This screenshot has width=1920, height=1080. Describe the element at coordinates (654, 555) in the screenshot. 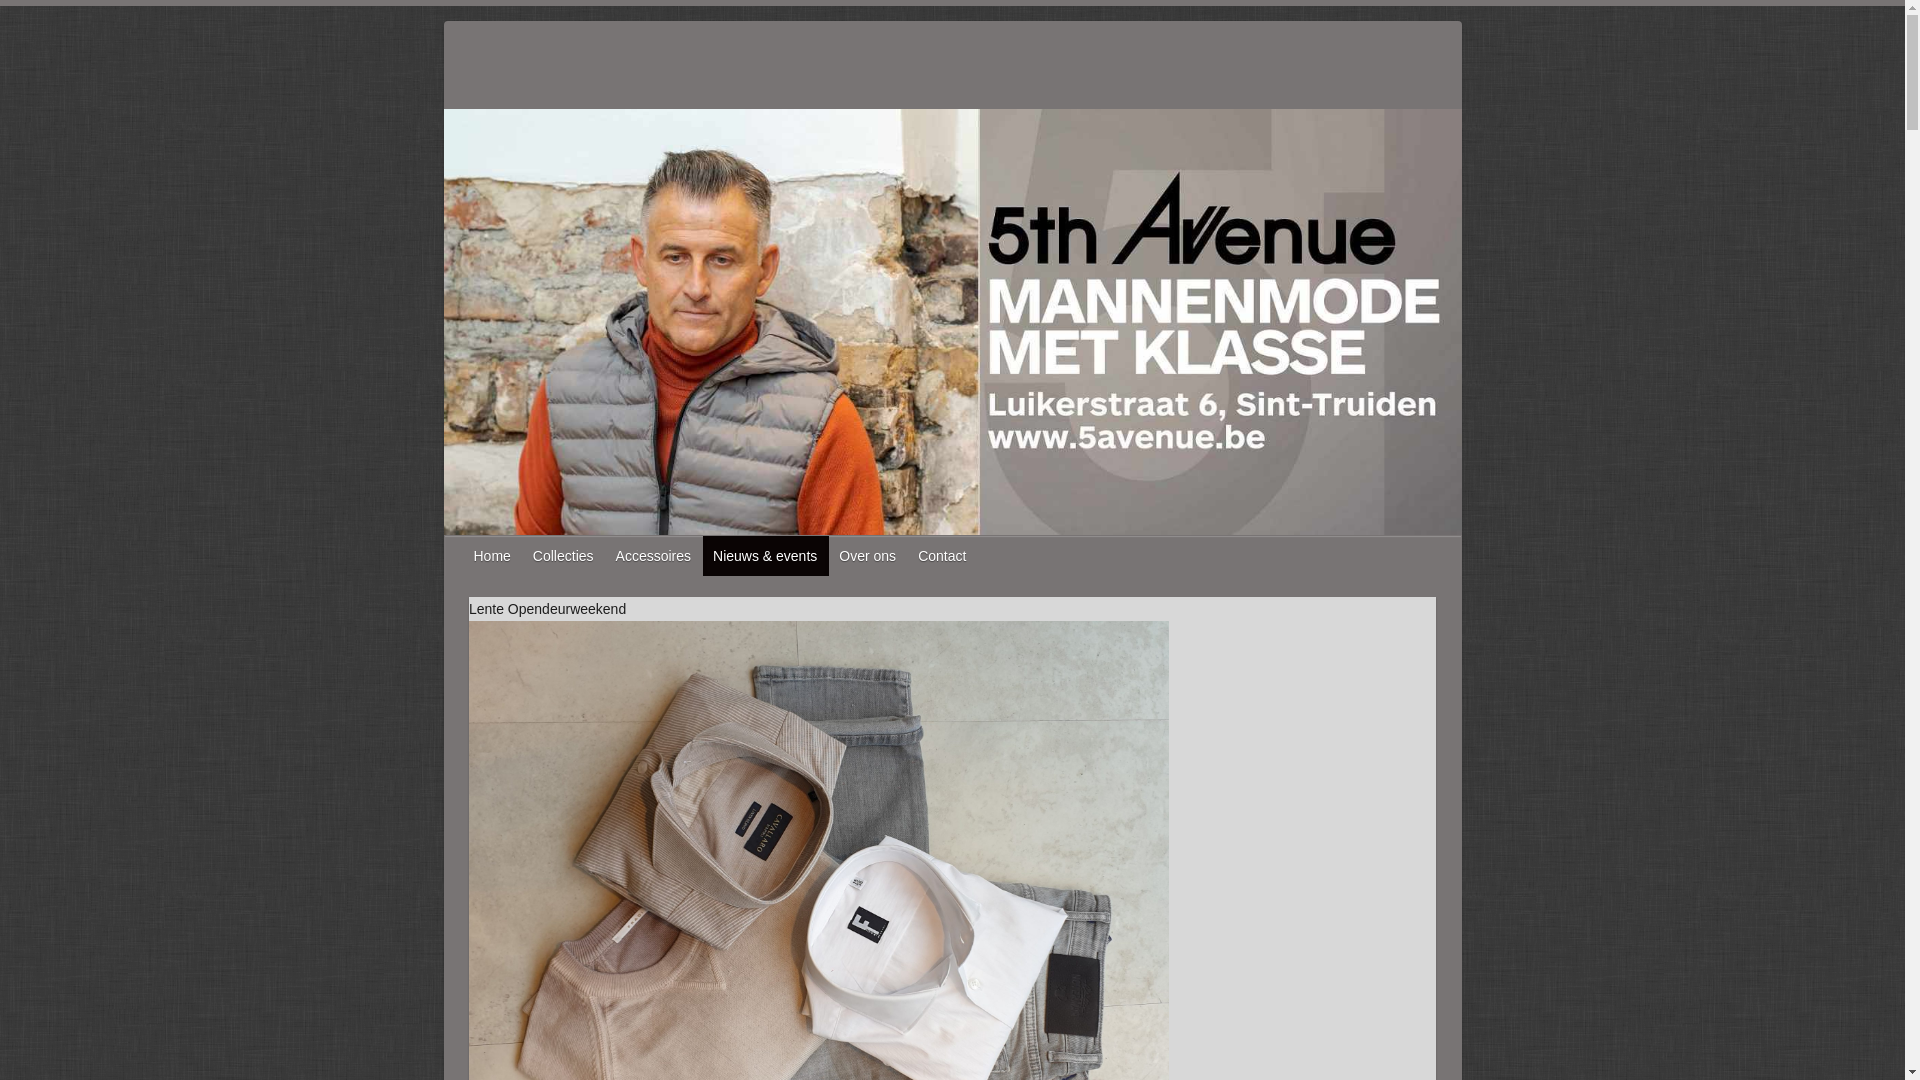

I see `'Accessoires'` at that location.